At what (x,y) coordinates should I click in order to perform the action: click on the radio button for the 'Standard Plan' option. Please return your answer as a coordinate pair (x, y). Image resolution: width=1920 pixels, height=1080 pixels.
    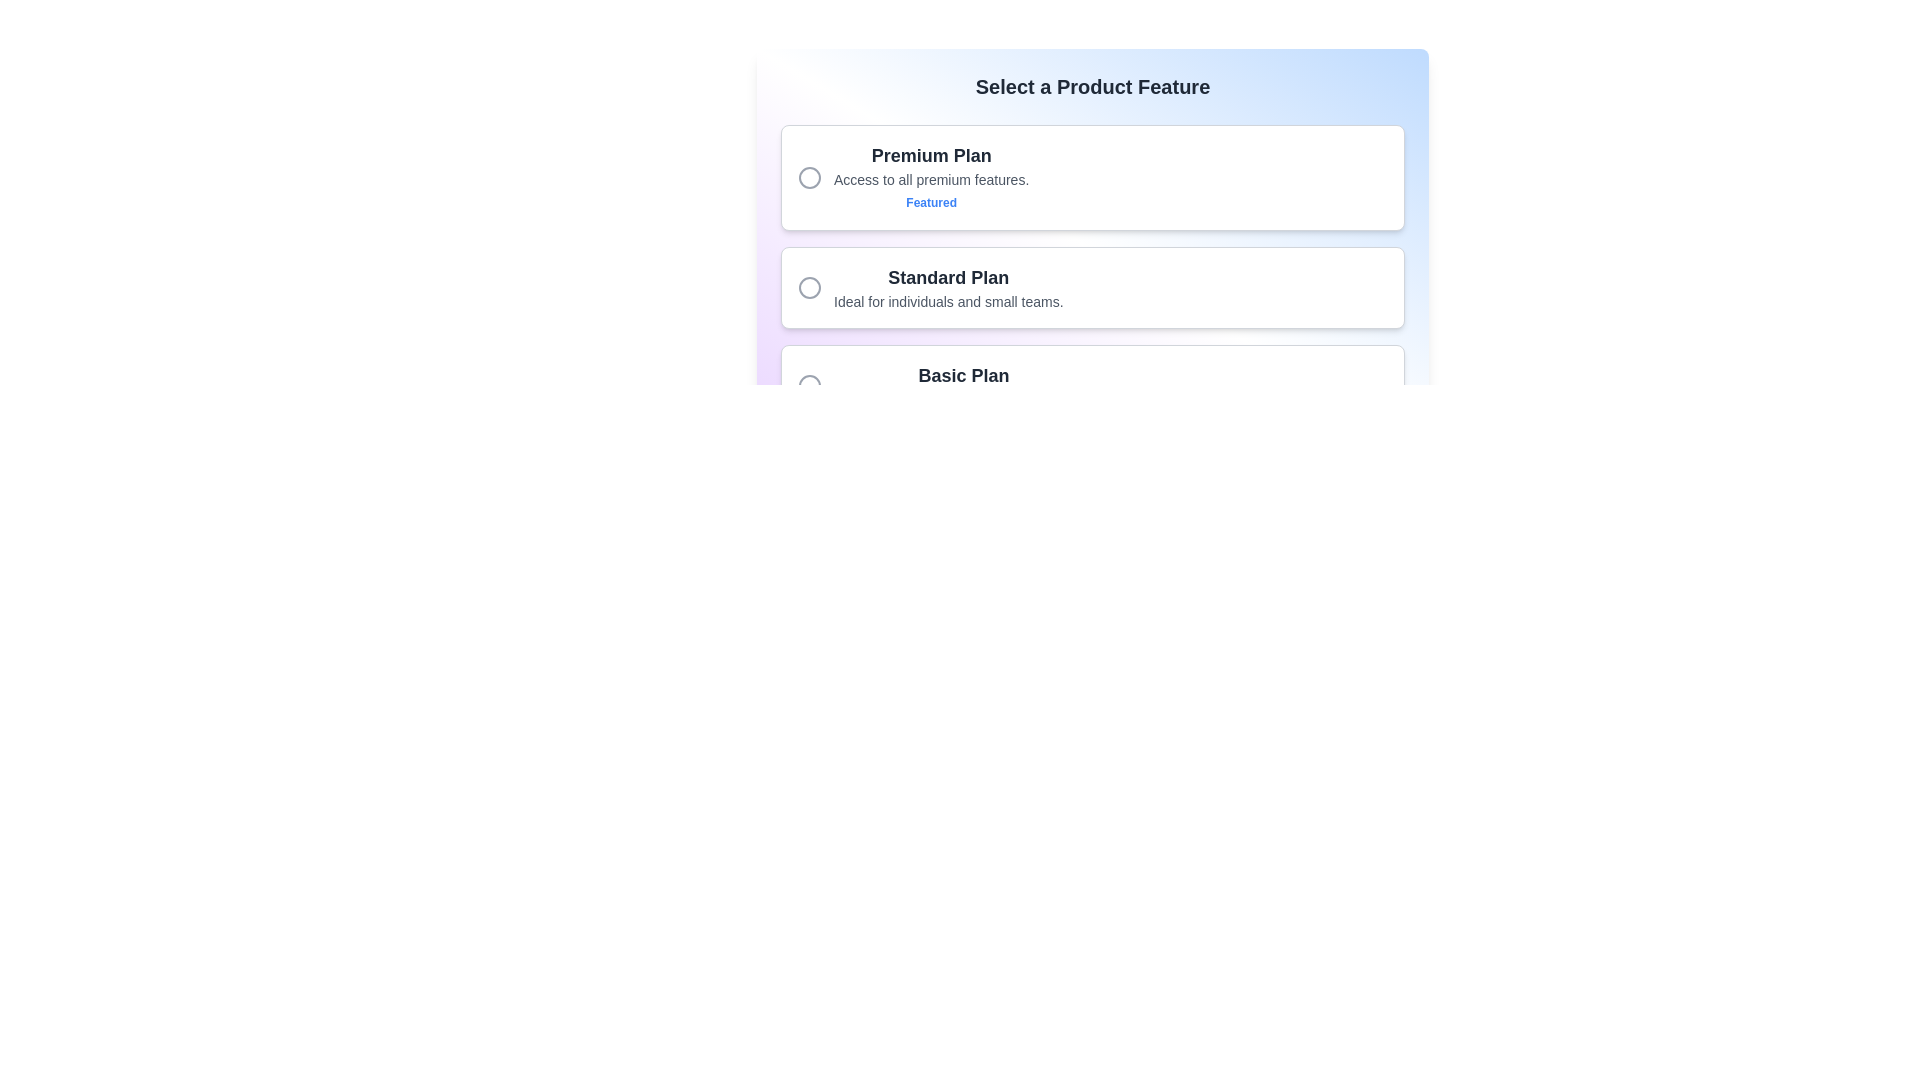
    Looking at the image, I should click on (810, 288).